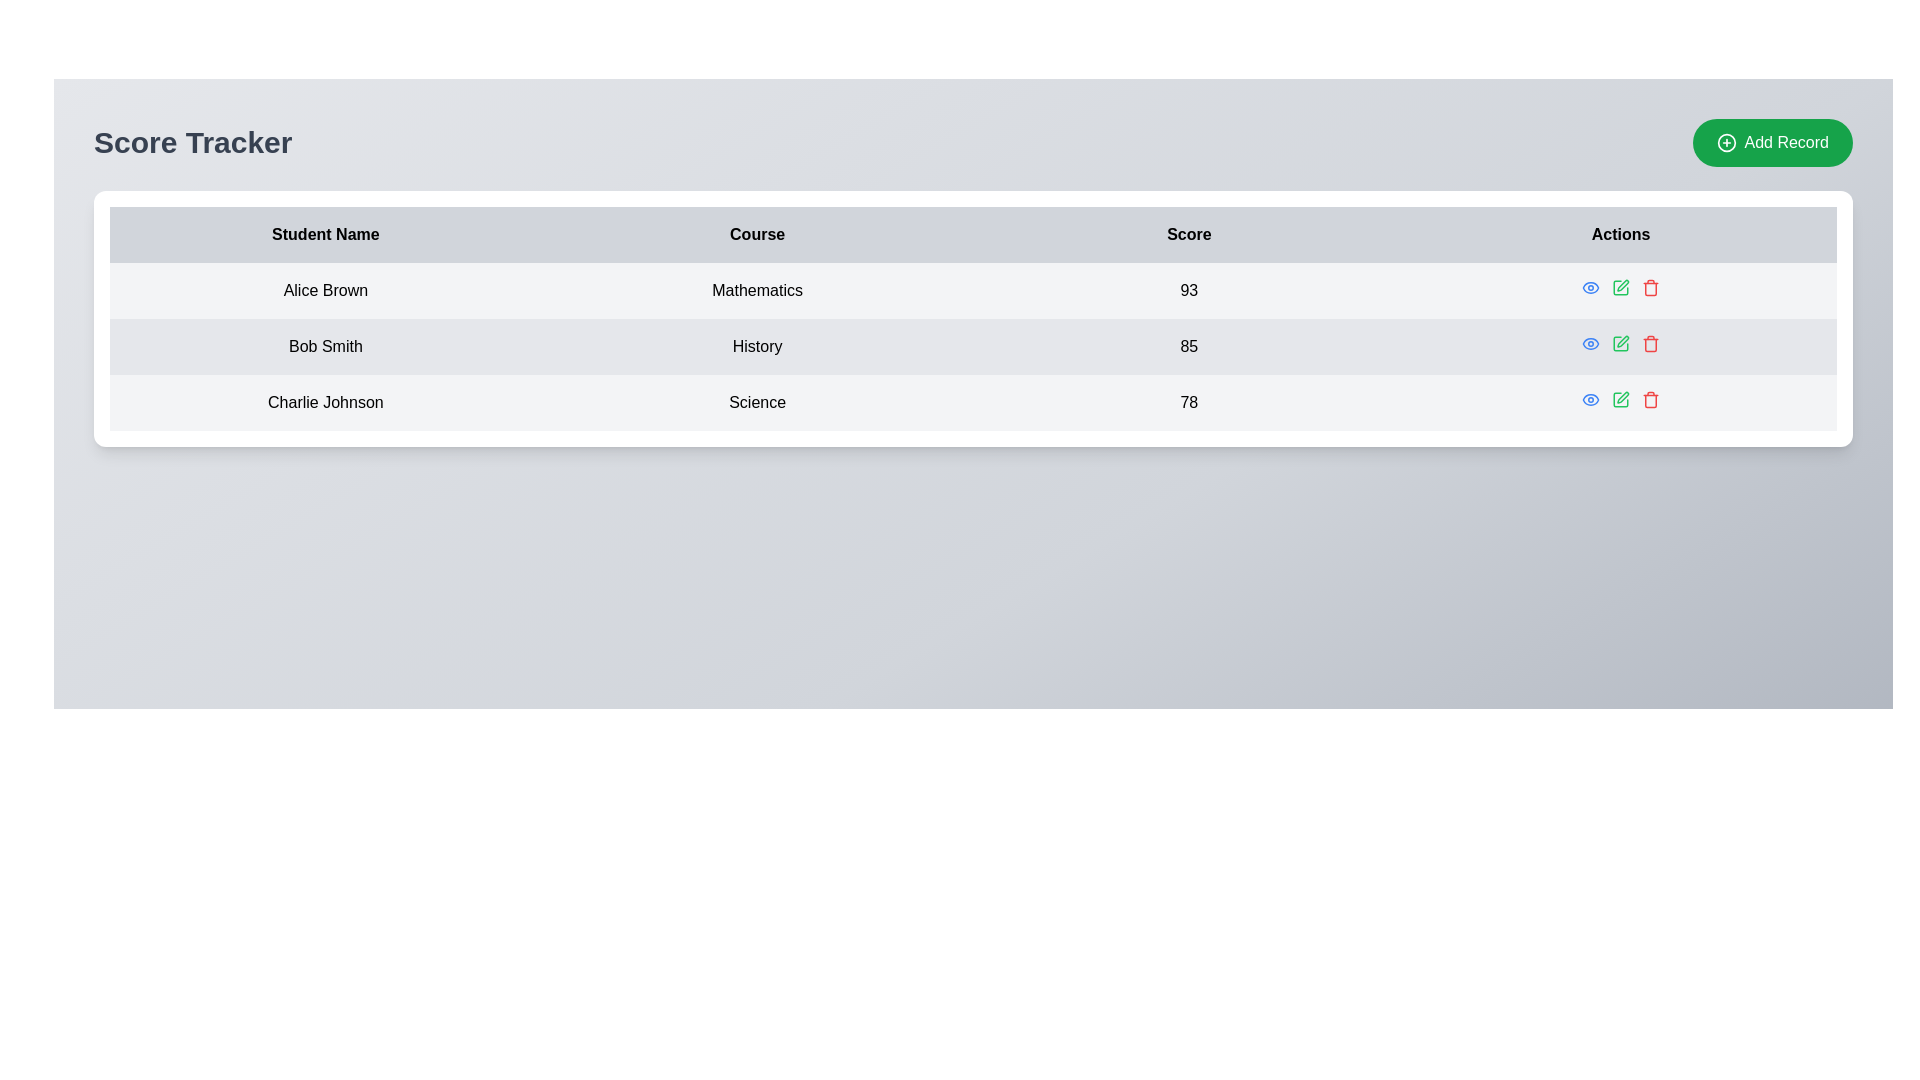  I want to click on text content of the label displaying 'Alice Brown' in the leftmost cell of the first row under the 'Student Name' column, so click(325, 290).